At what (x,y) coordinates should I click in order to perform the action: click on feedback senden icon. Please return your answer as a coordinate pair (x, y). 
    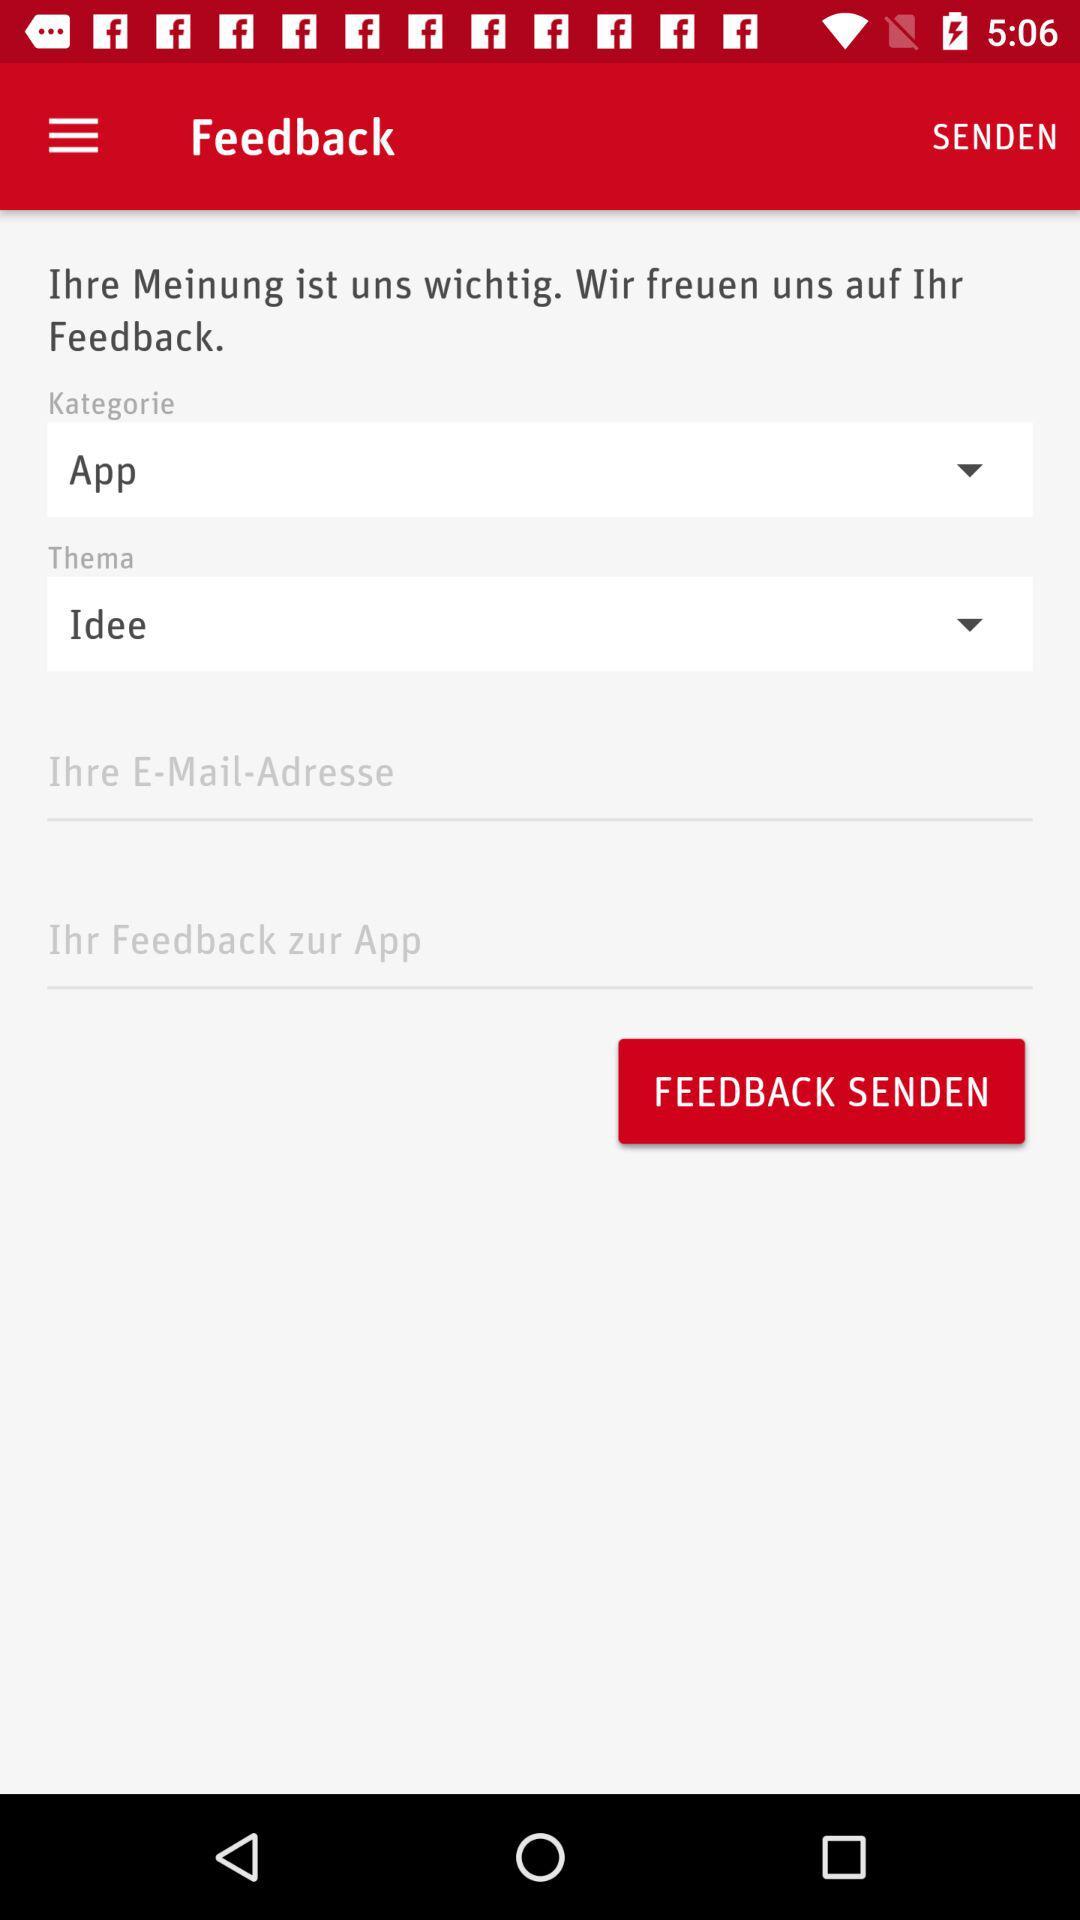
    Looking at the image, I should click on (821, 1090).